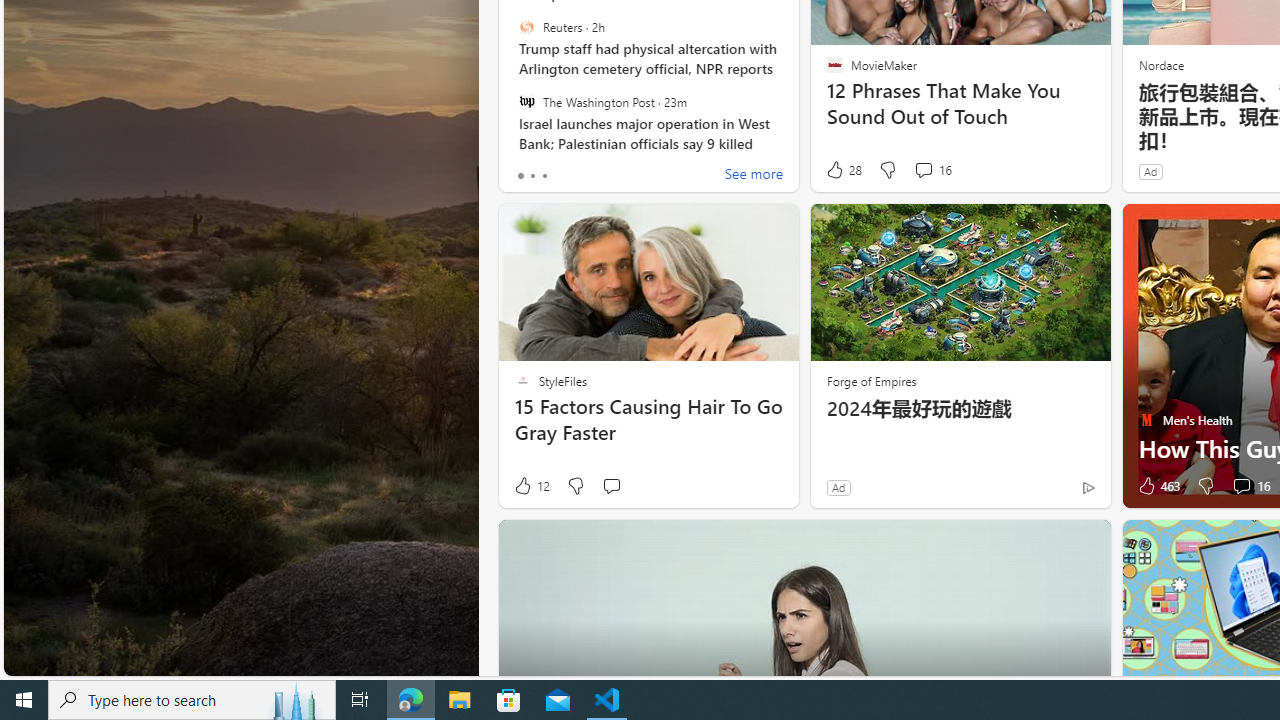 The image size is (1280, 720). Describe the element at coordinates (526, 27) in the screenshot. I see `'Reuters'` at that location.